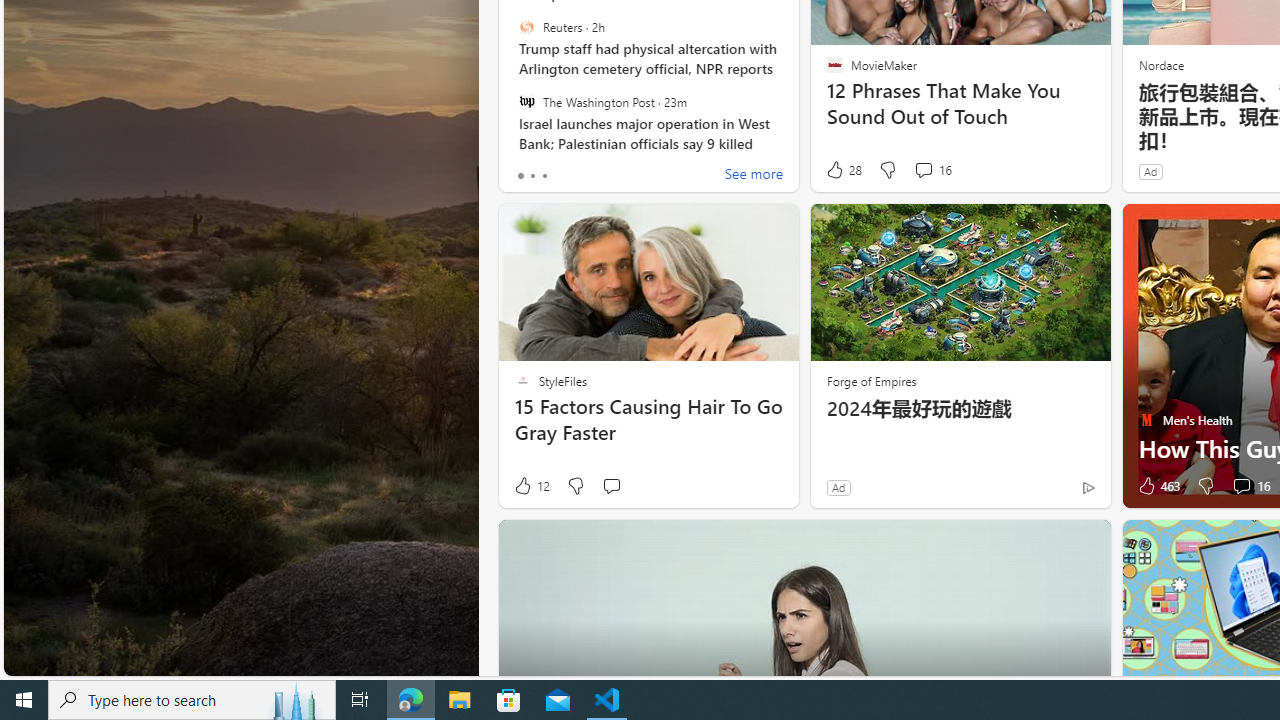 The image size is (1280, 720). Describe the element at coordinates (526, 27) in the screenshot. I see `'Reuters'` at that location.